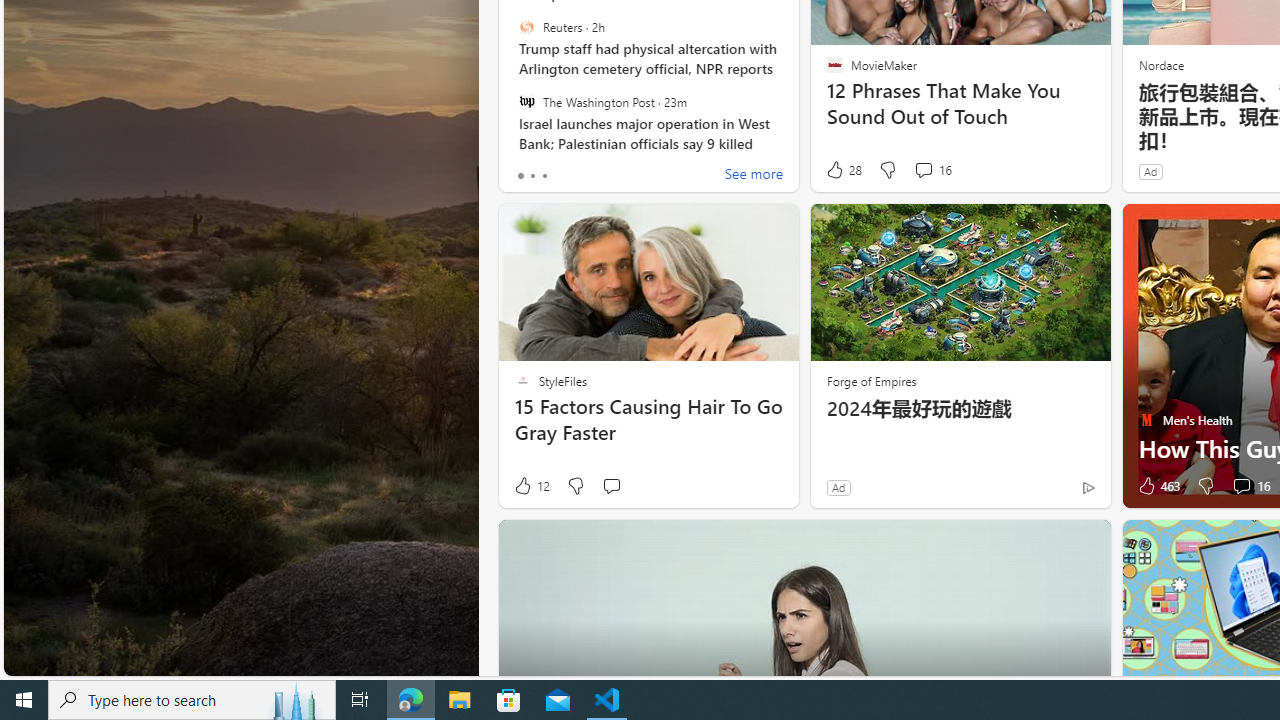 The image size is (1280, 720). Describe the element at coordinates (526, 27) in the screenshot. I see `'Reuters'` at that location.